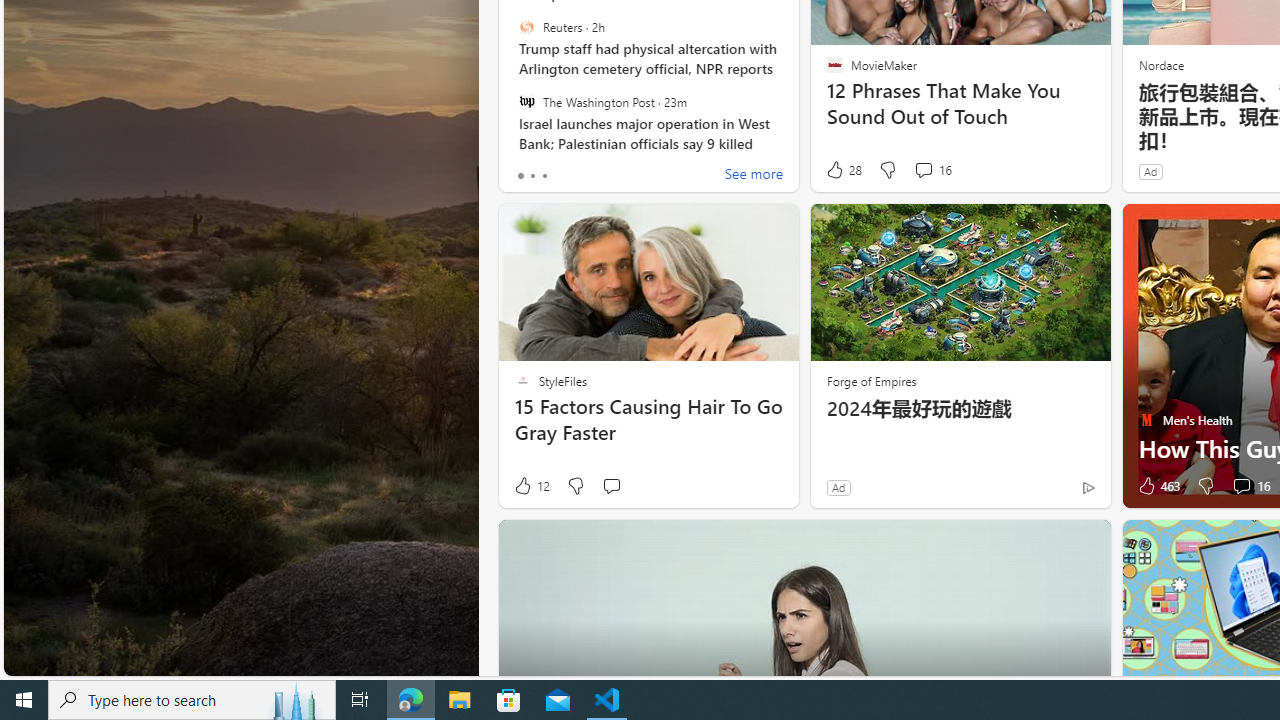 The image size is (1280, 720). Describe the element at coordinates (526, 27) in the screenshot. I see `'Reuters'` at that location.